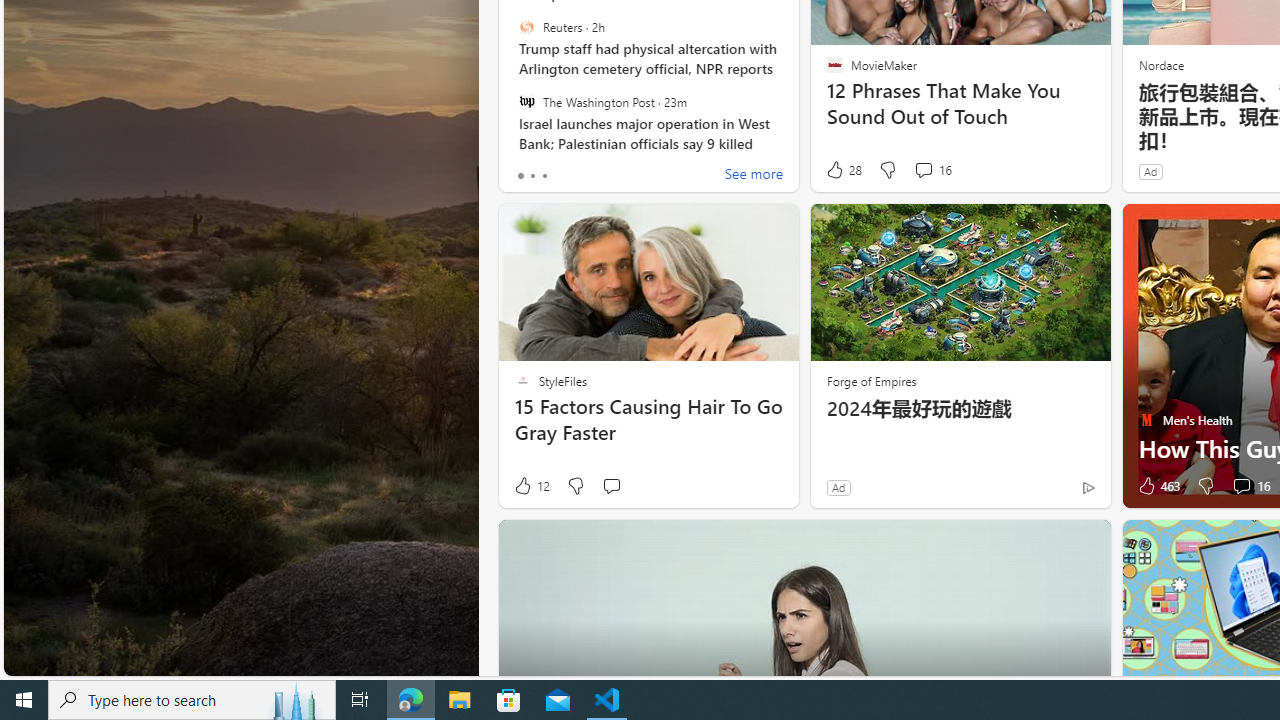 The image size is (1280, 720). Describe the element at coordinates (526, 27) in the screenshot. I see `'Reuters'` at that location.